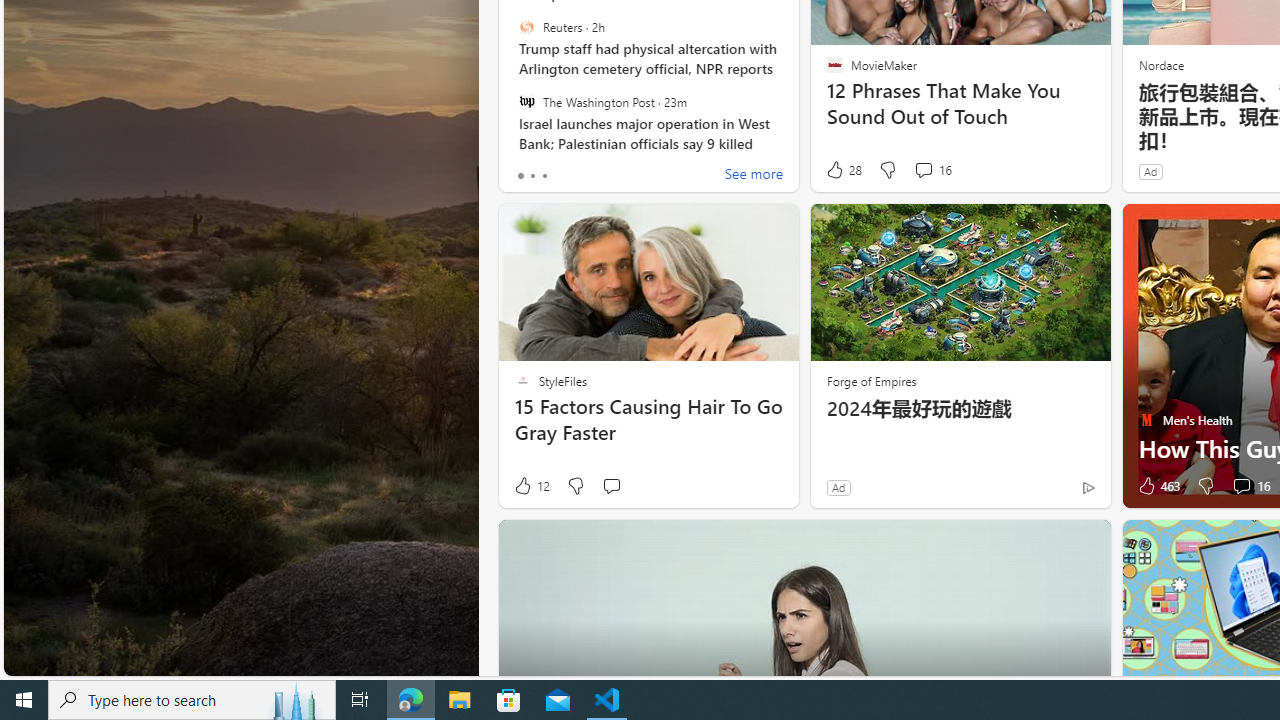 The image size is (1280, 720). Describe the element at coordinates (526, 27) in the screenshot. I see `'Reuters'` at that location.